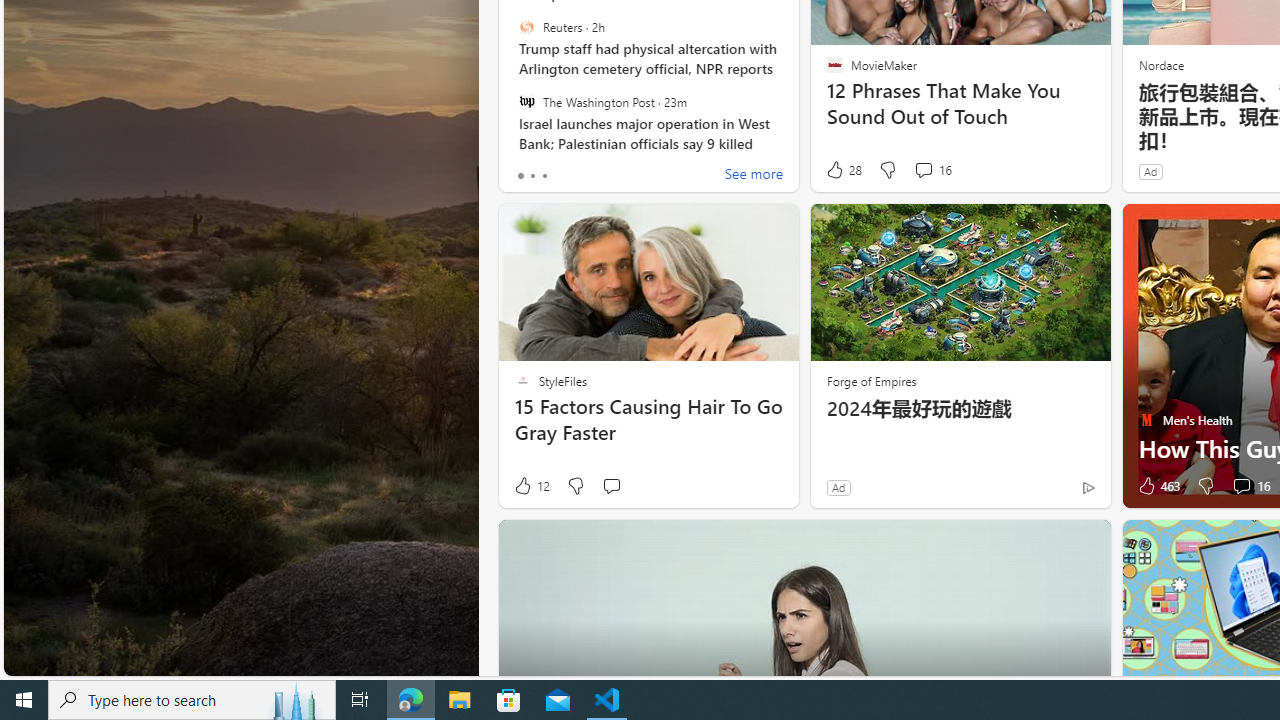 The image size is (1280, 720). Describe the element at coordinates (526, 27) in the screenshot. I see `'Reuters'` at that location.